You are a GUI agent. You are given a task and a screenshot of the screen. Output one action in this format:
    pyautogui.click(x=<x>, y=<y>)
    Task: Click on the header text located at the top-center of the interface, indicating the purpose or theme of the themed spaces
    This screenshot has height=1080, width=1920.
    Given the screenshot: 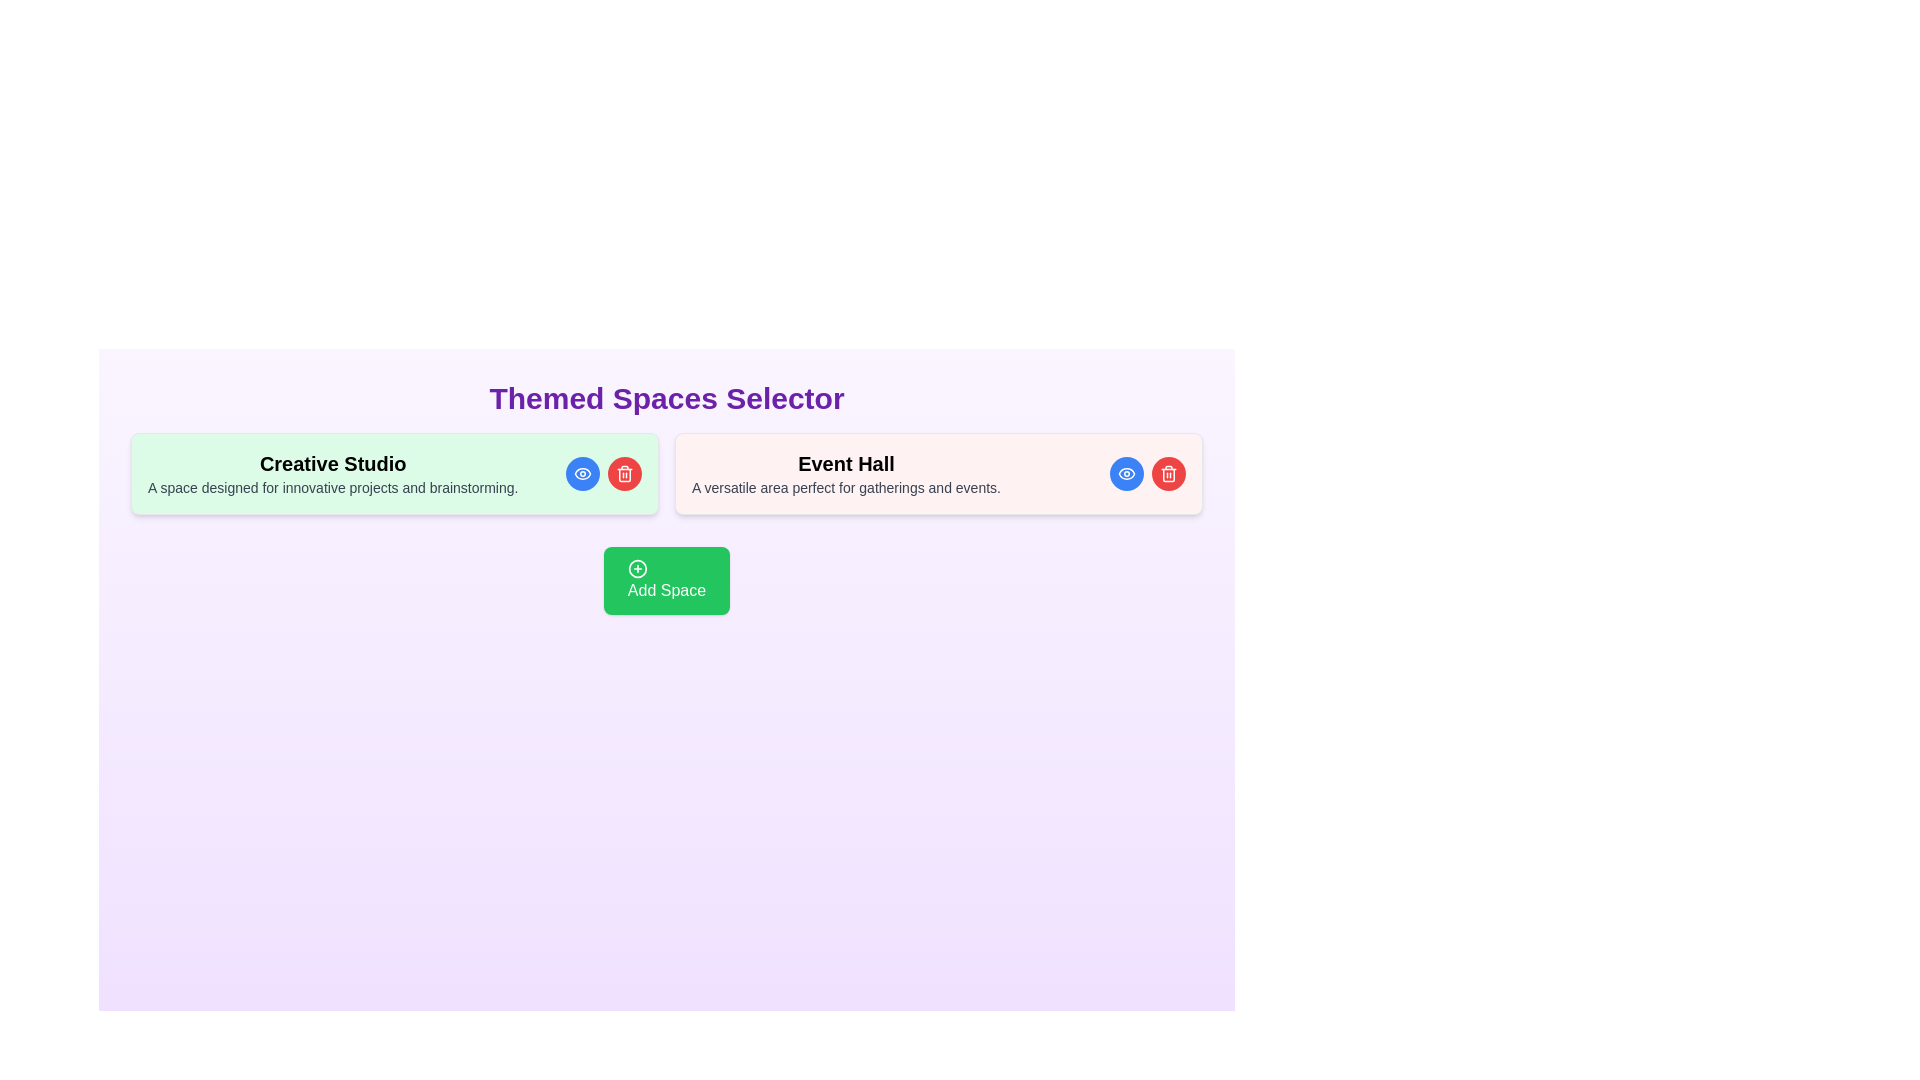 What is the action you would take?
    pyautogui.click(x=667, y=398)
    